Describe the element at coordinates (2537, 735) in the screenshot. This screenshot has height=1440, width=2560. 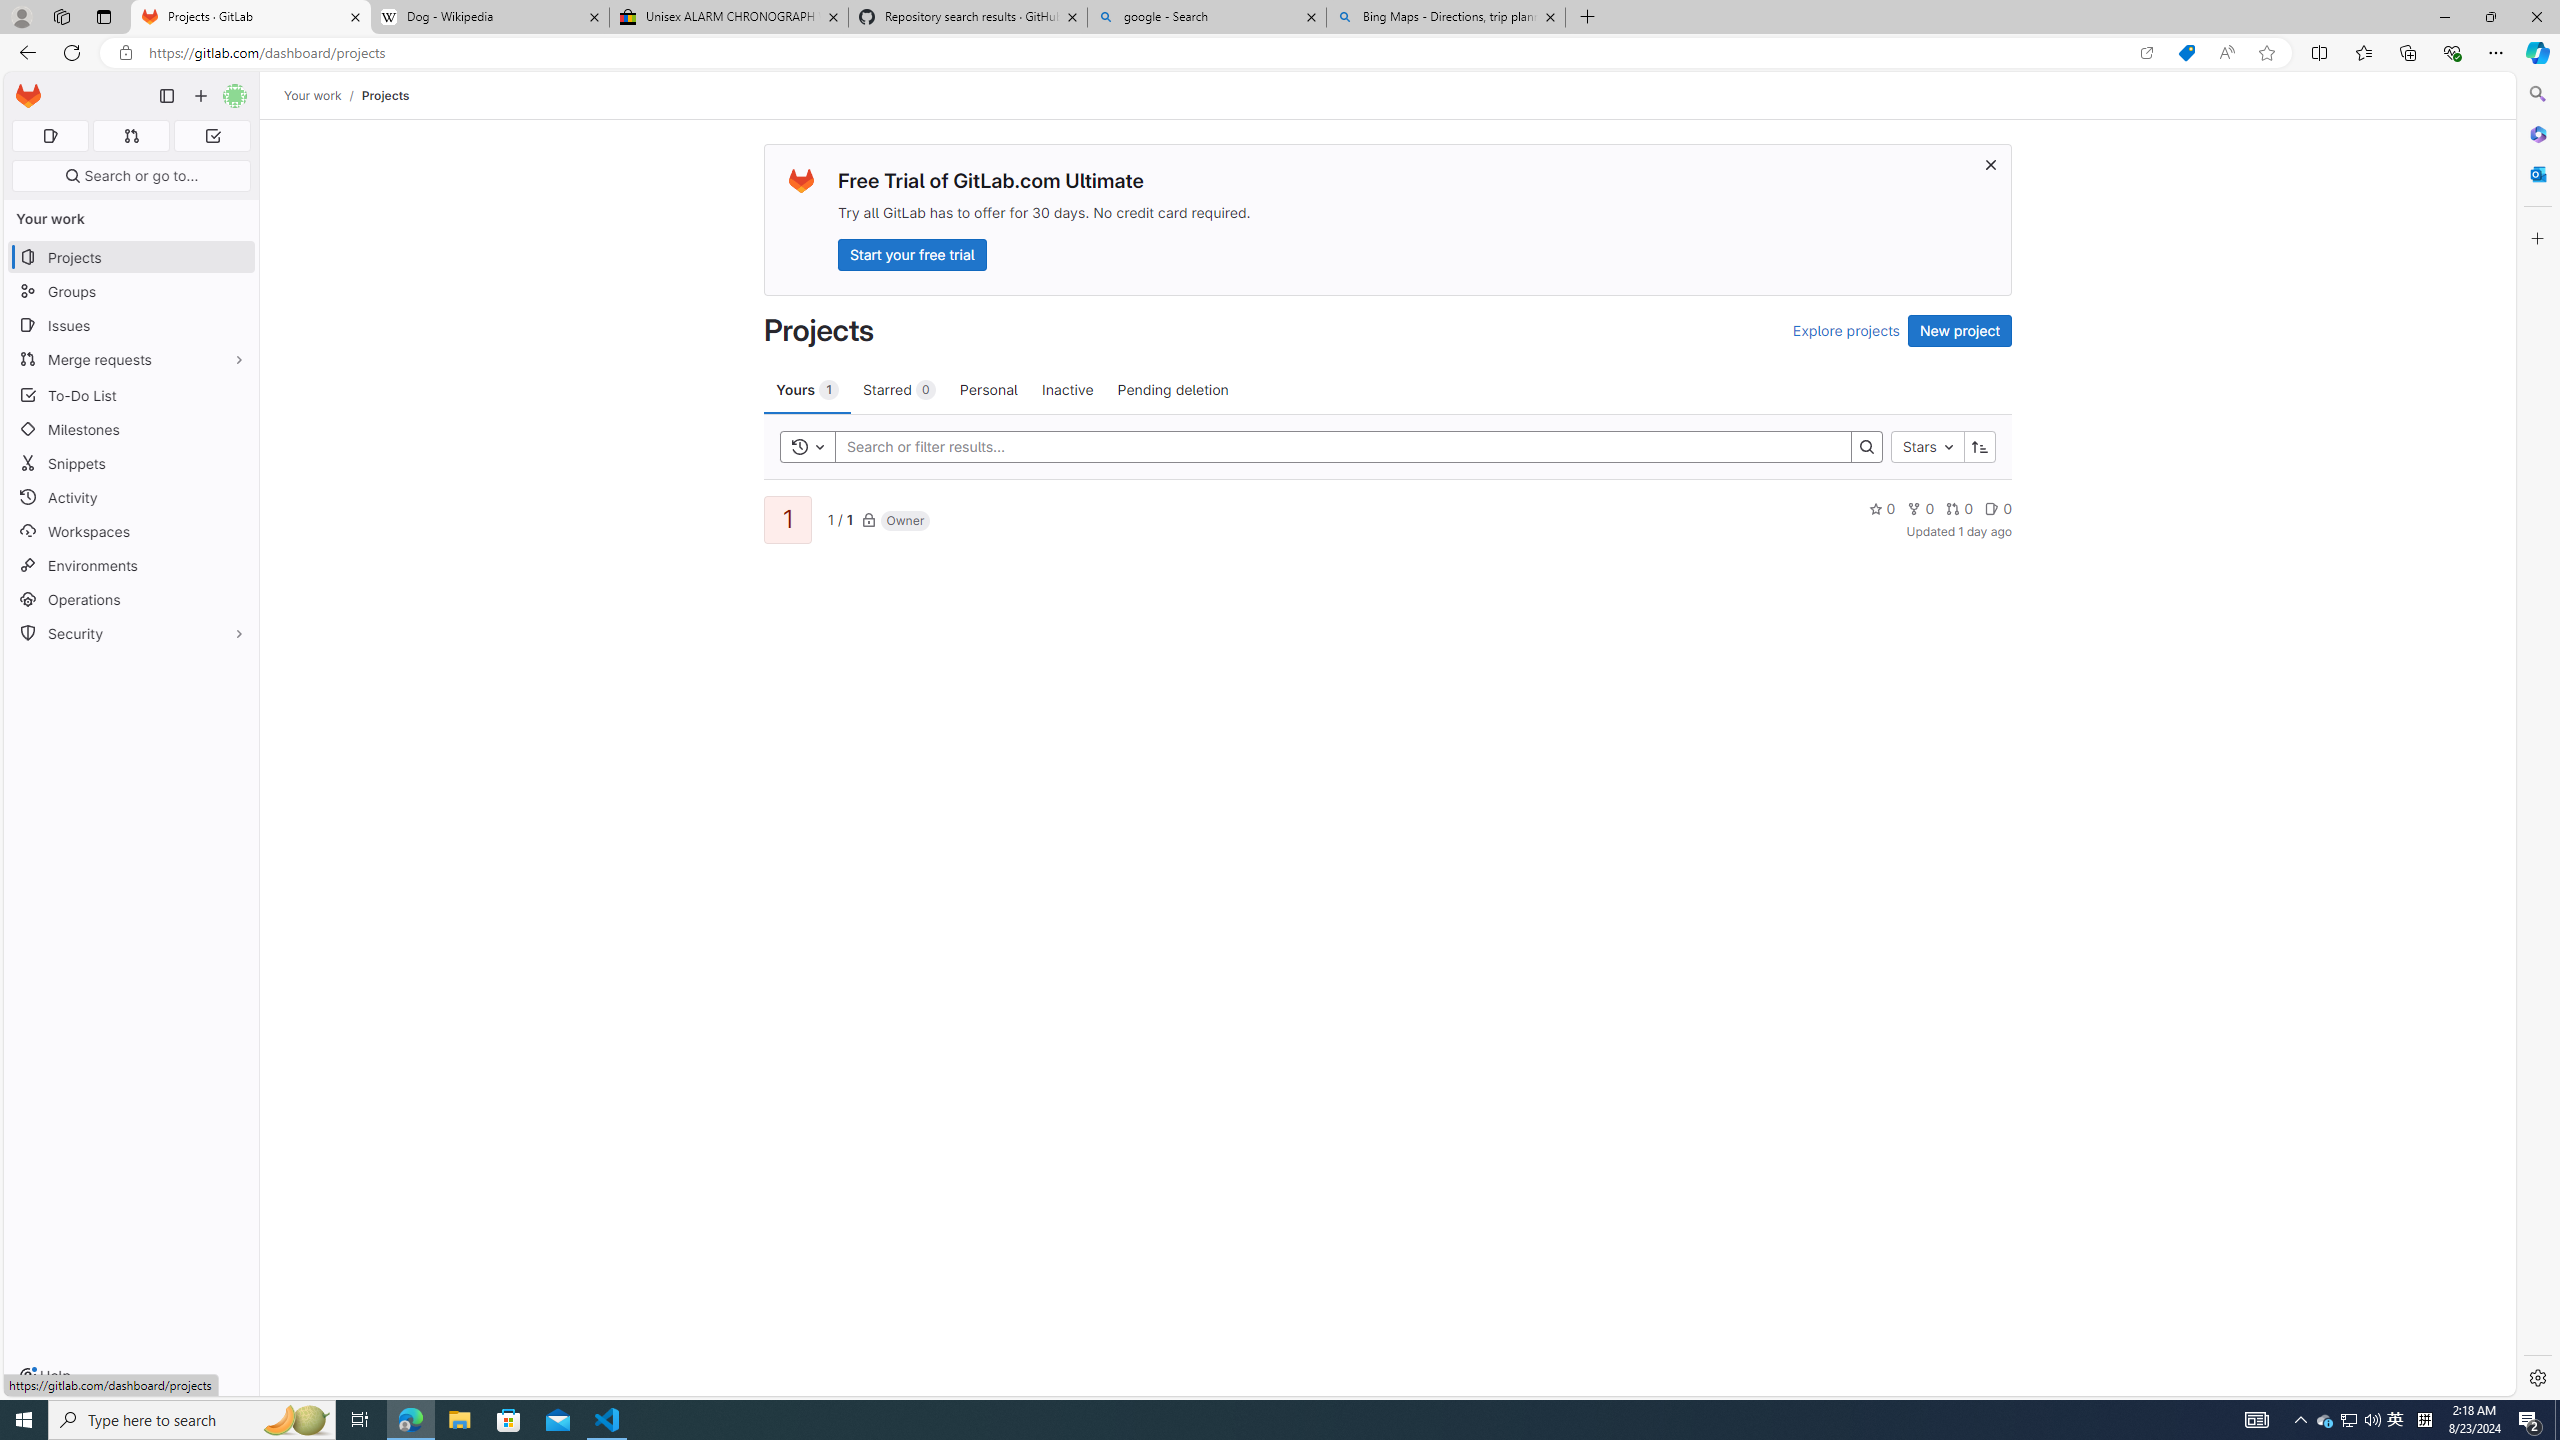
I see `'Side bar'` at that location.